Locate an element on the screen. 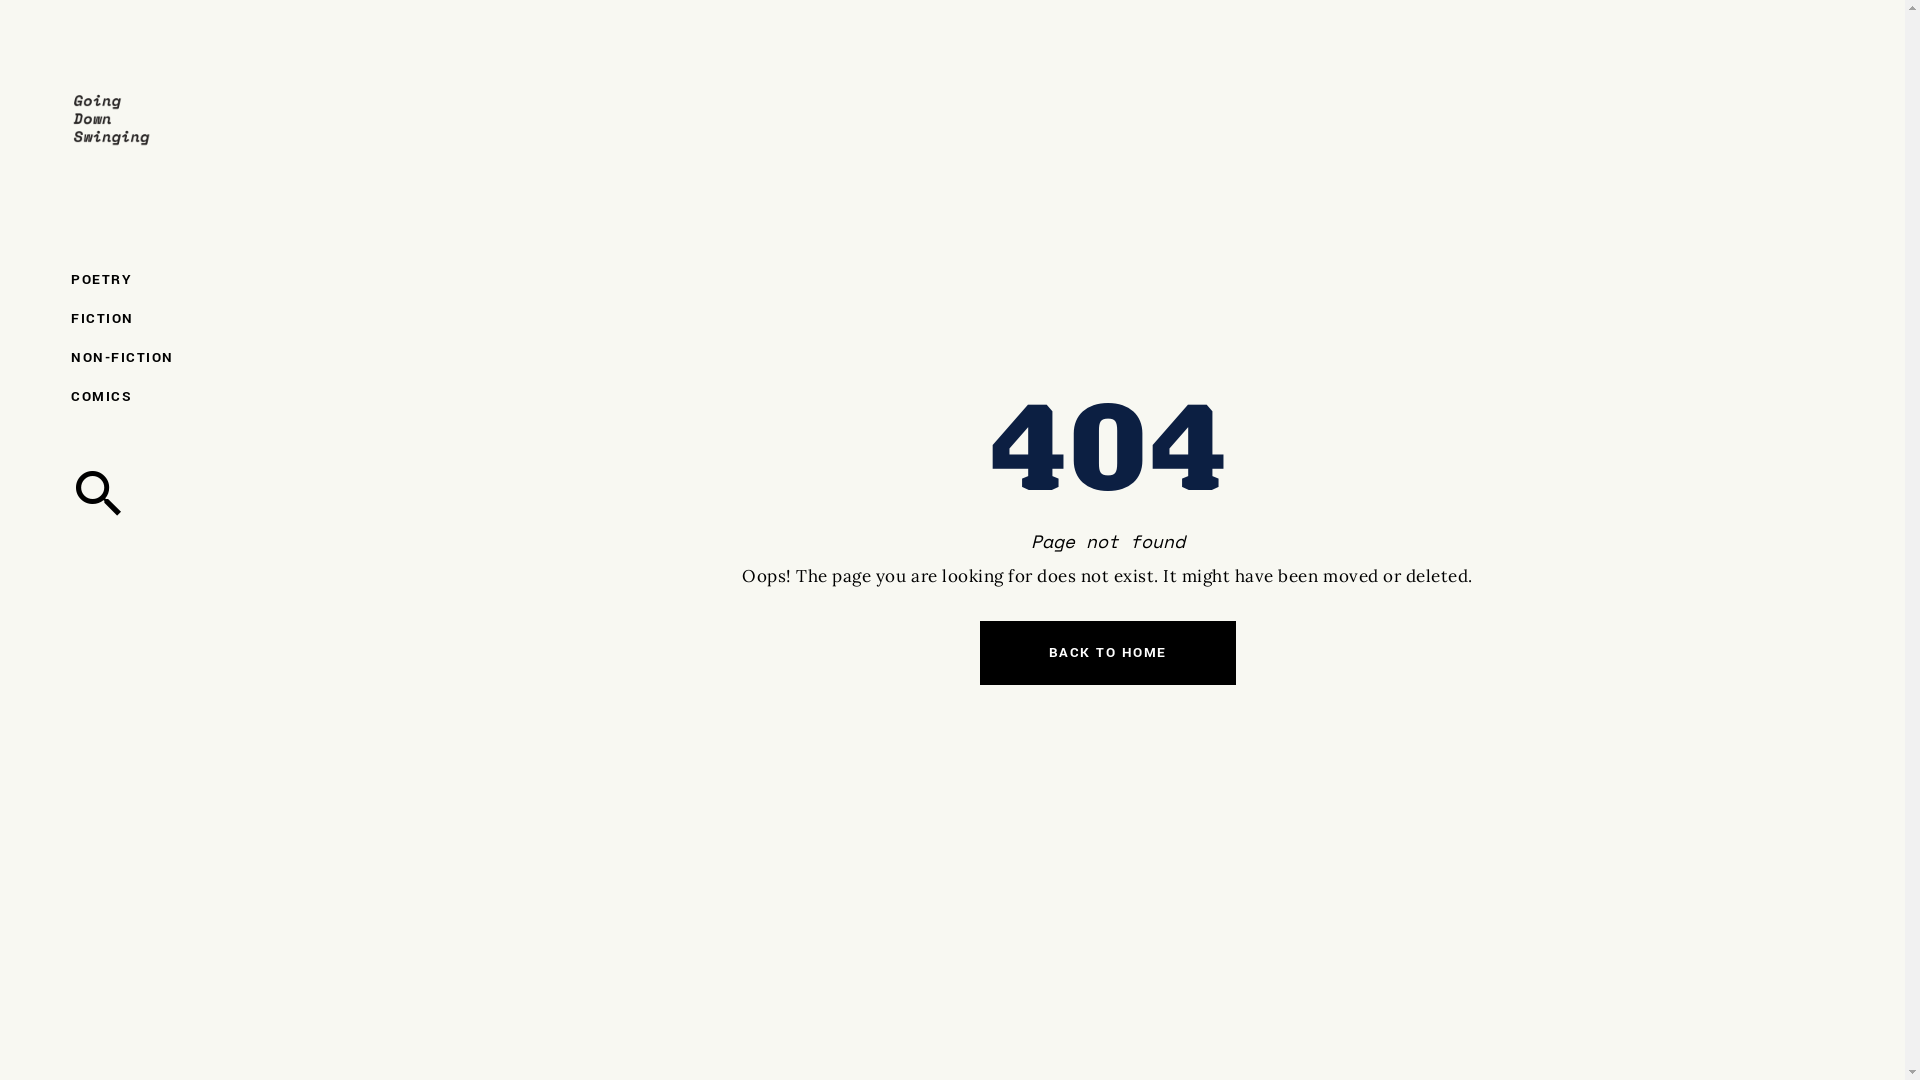 The image size is (1920, 1080). 'POETRY' is located at coordinates (153, 279).